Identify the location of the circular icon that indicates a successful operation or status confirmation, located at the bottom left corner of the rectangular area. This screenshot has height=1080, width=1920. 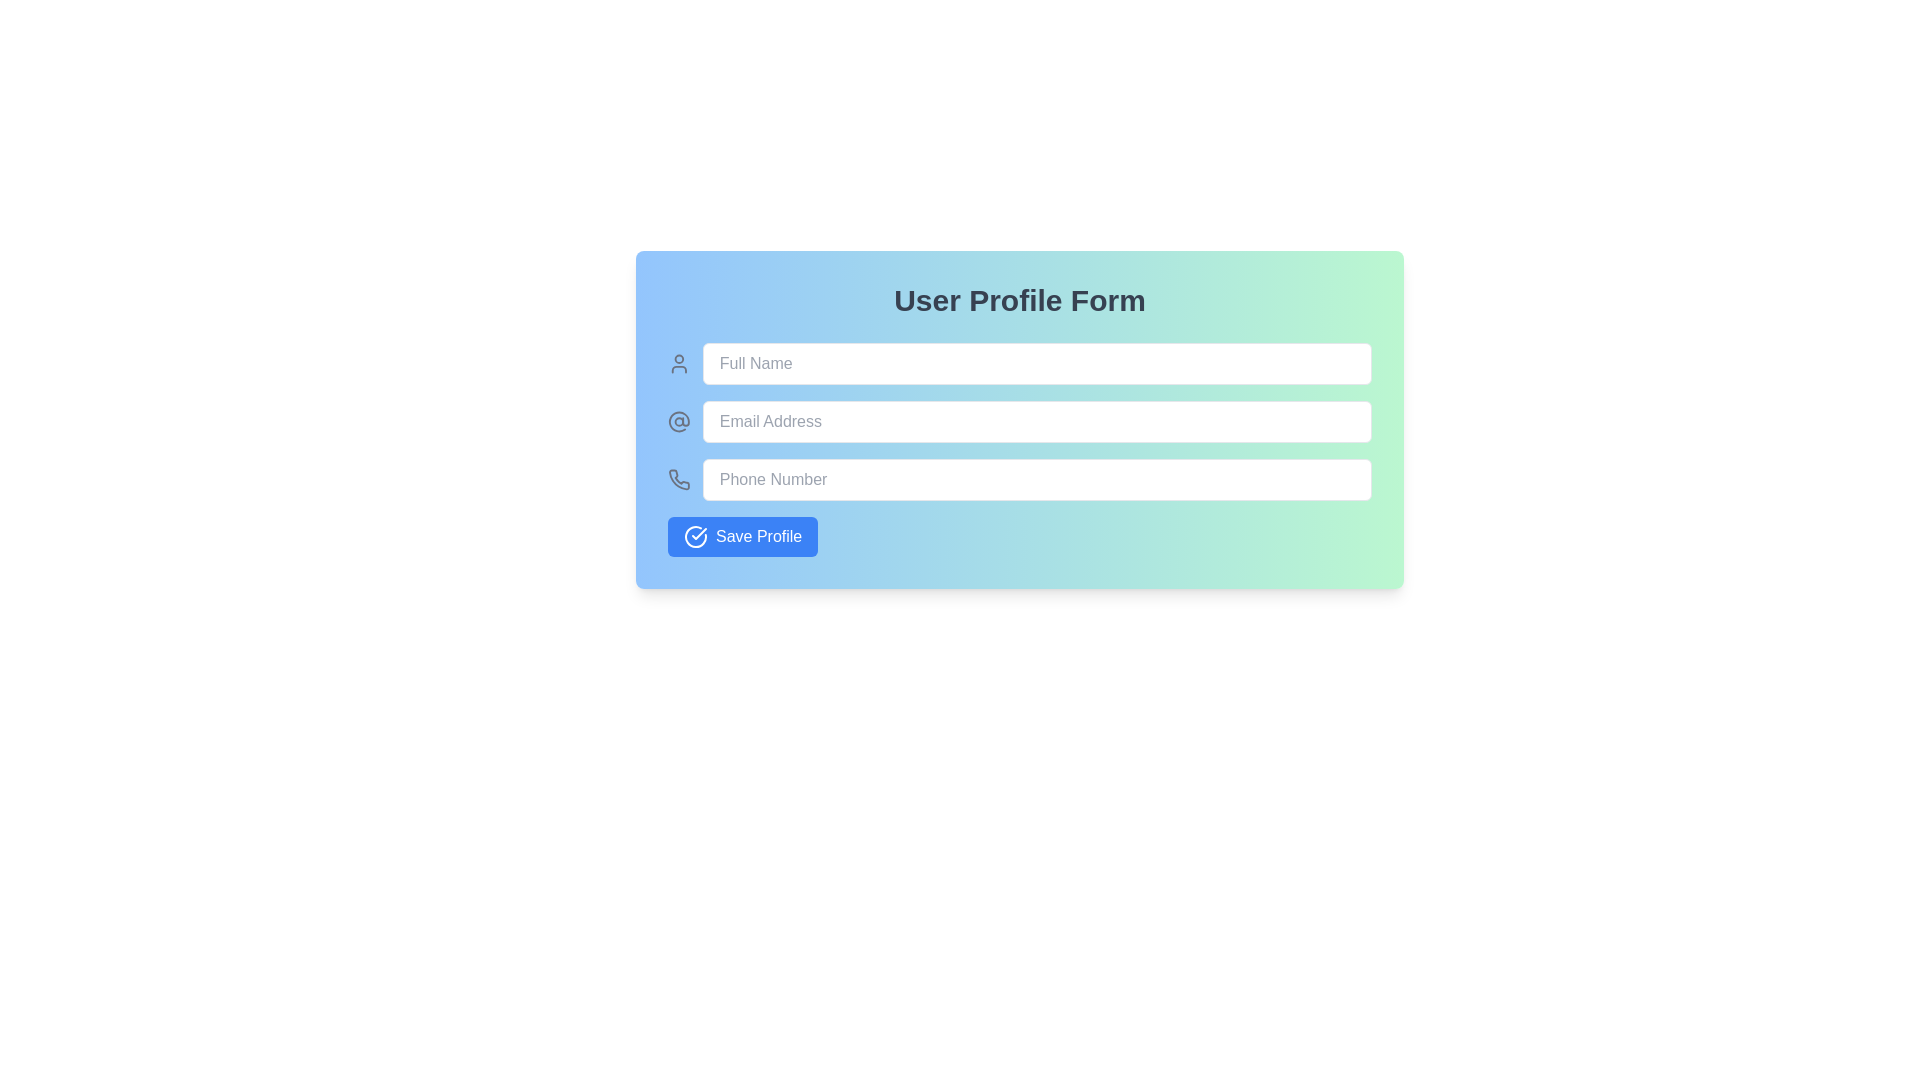
(699, 532).